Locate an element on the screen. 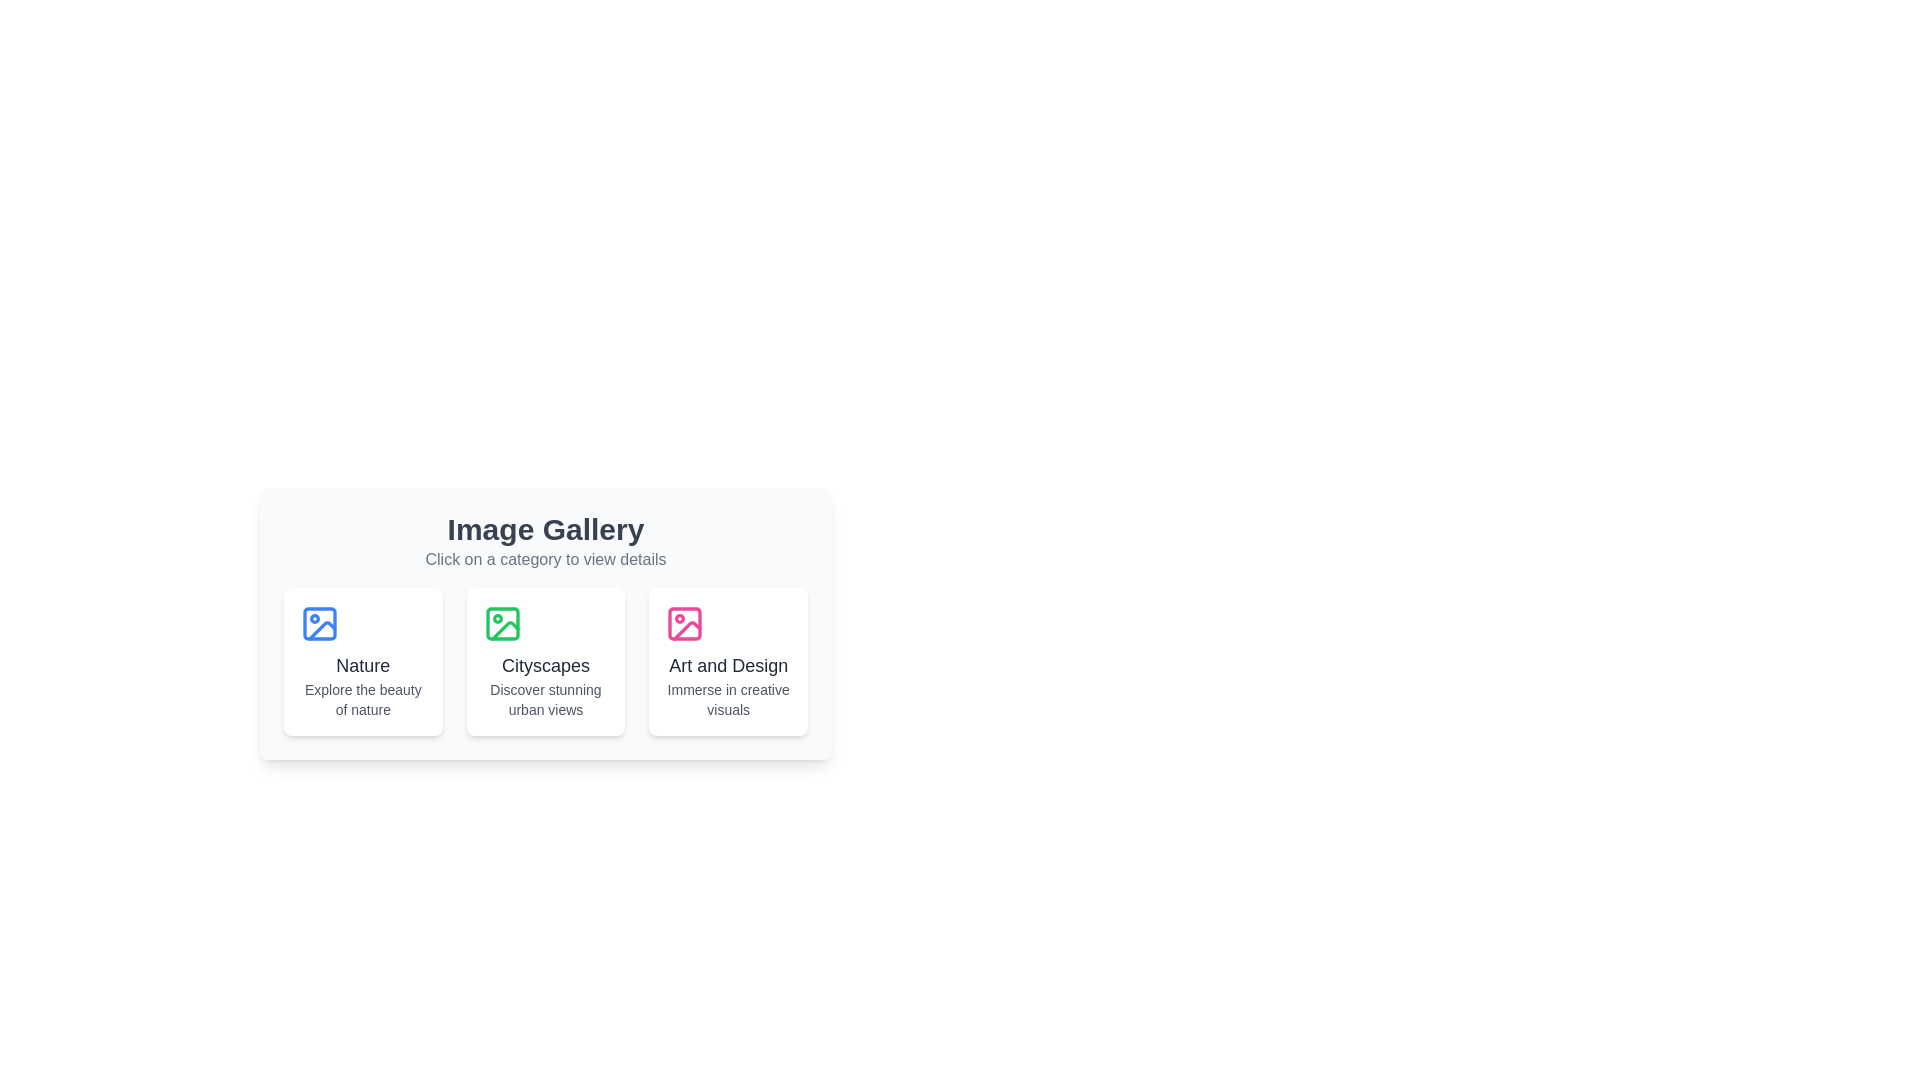 This screenshot has width=1920, height=1080. the small decorative rectangle with rounded corners located within the leftmost icon representing the category 'Nature' is located at coordinates (320, 623).